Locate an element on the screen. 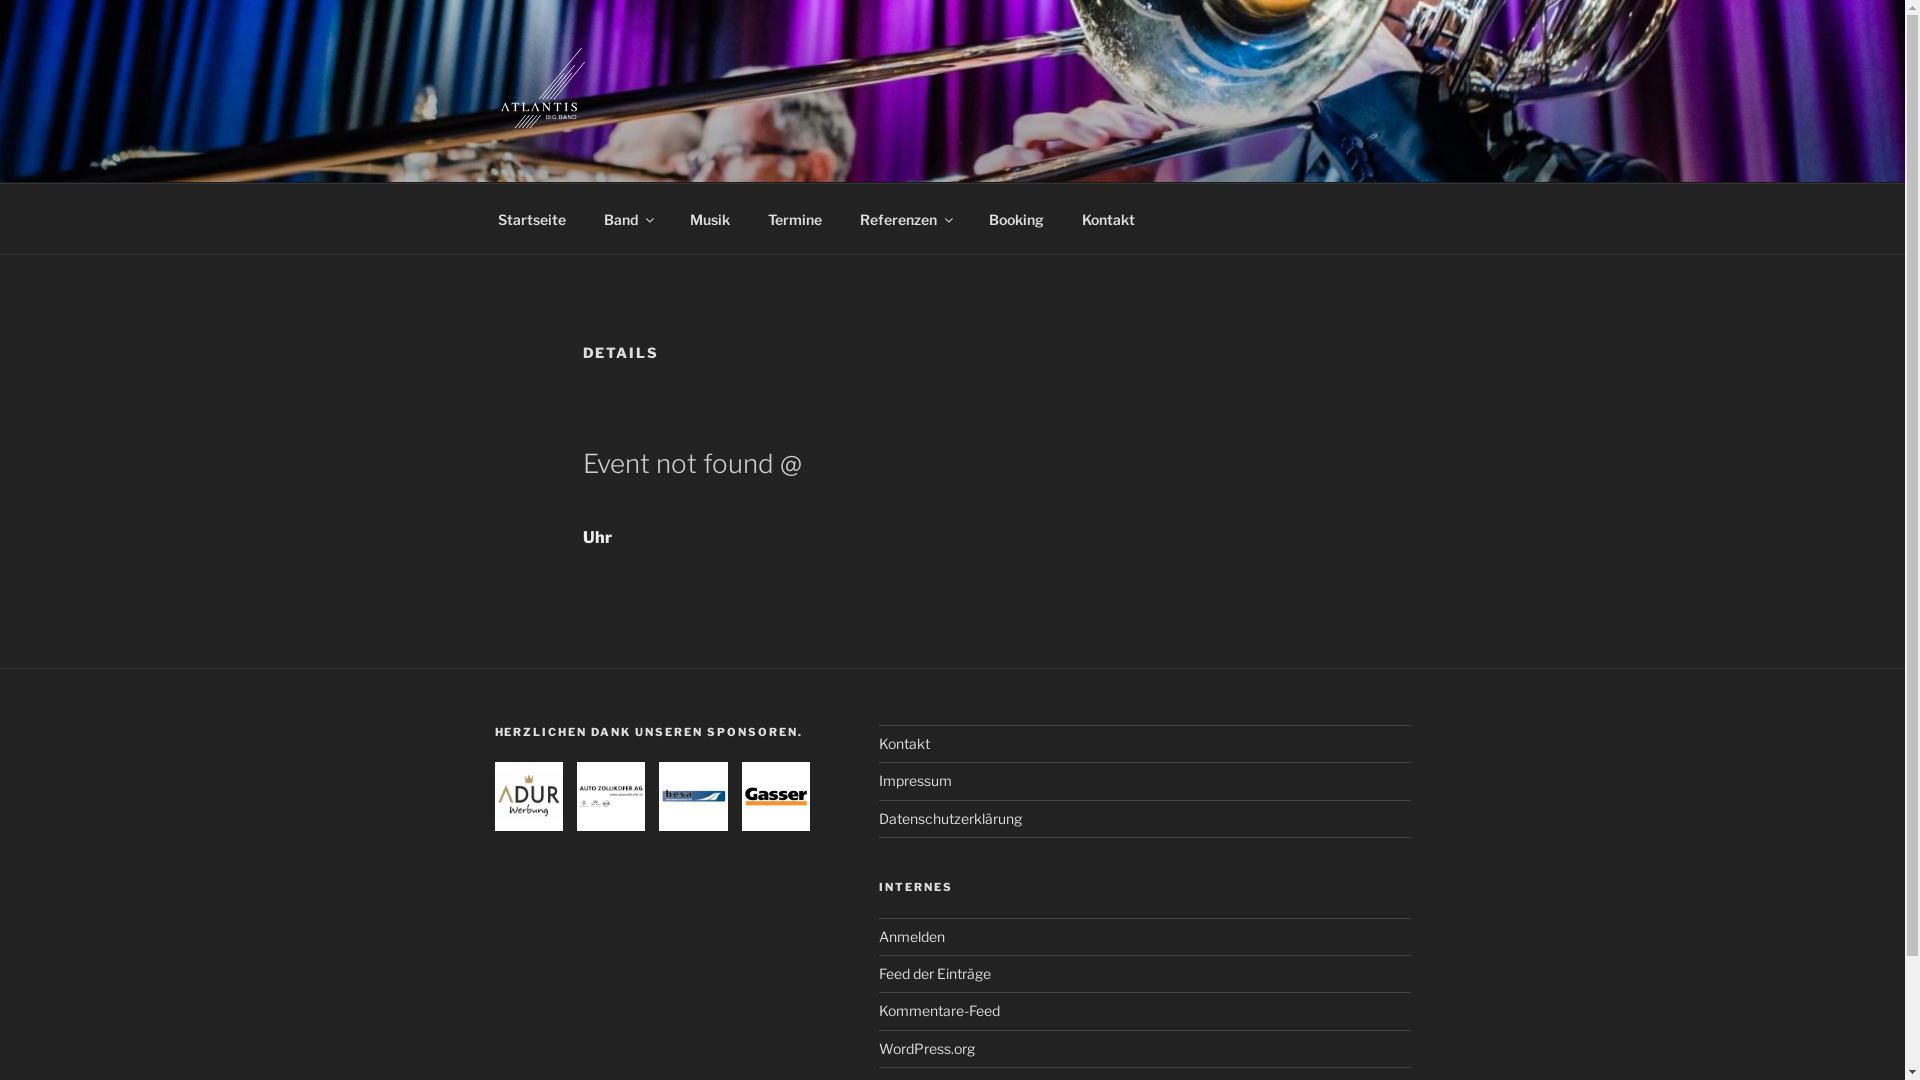 This screenshot has height=1080, width=1920. 'Band' is located at coordinates (626, 218).